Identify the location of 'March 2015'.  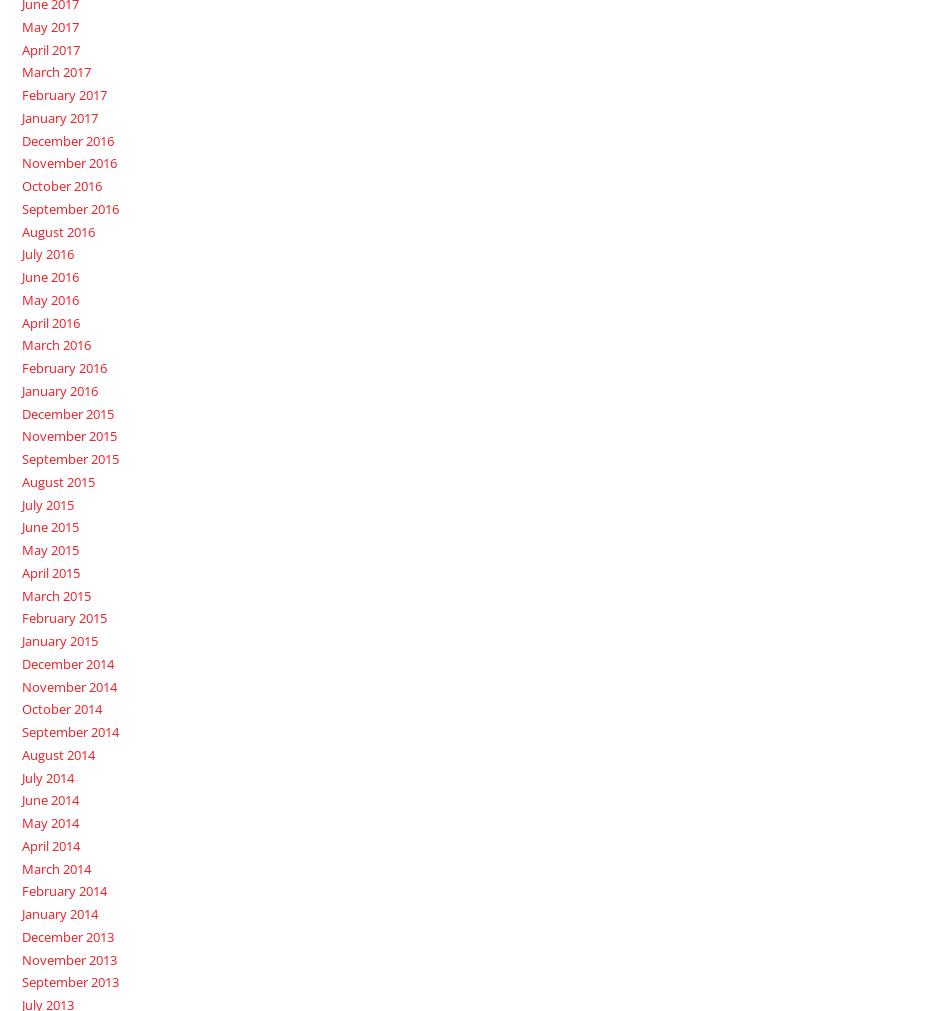
(55, 594).